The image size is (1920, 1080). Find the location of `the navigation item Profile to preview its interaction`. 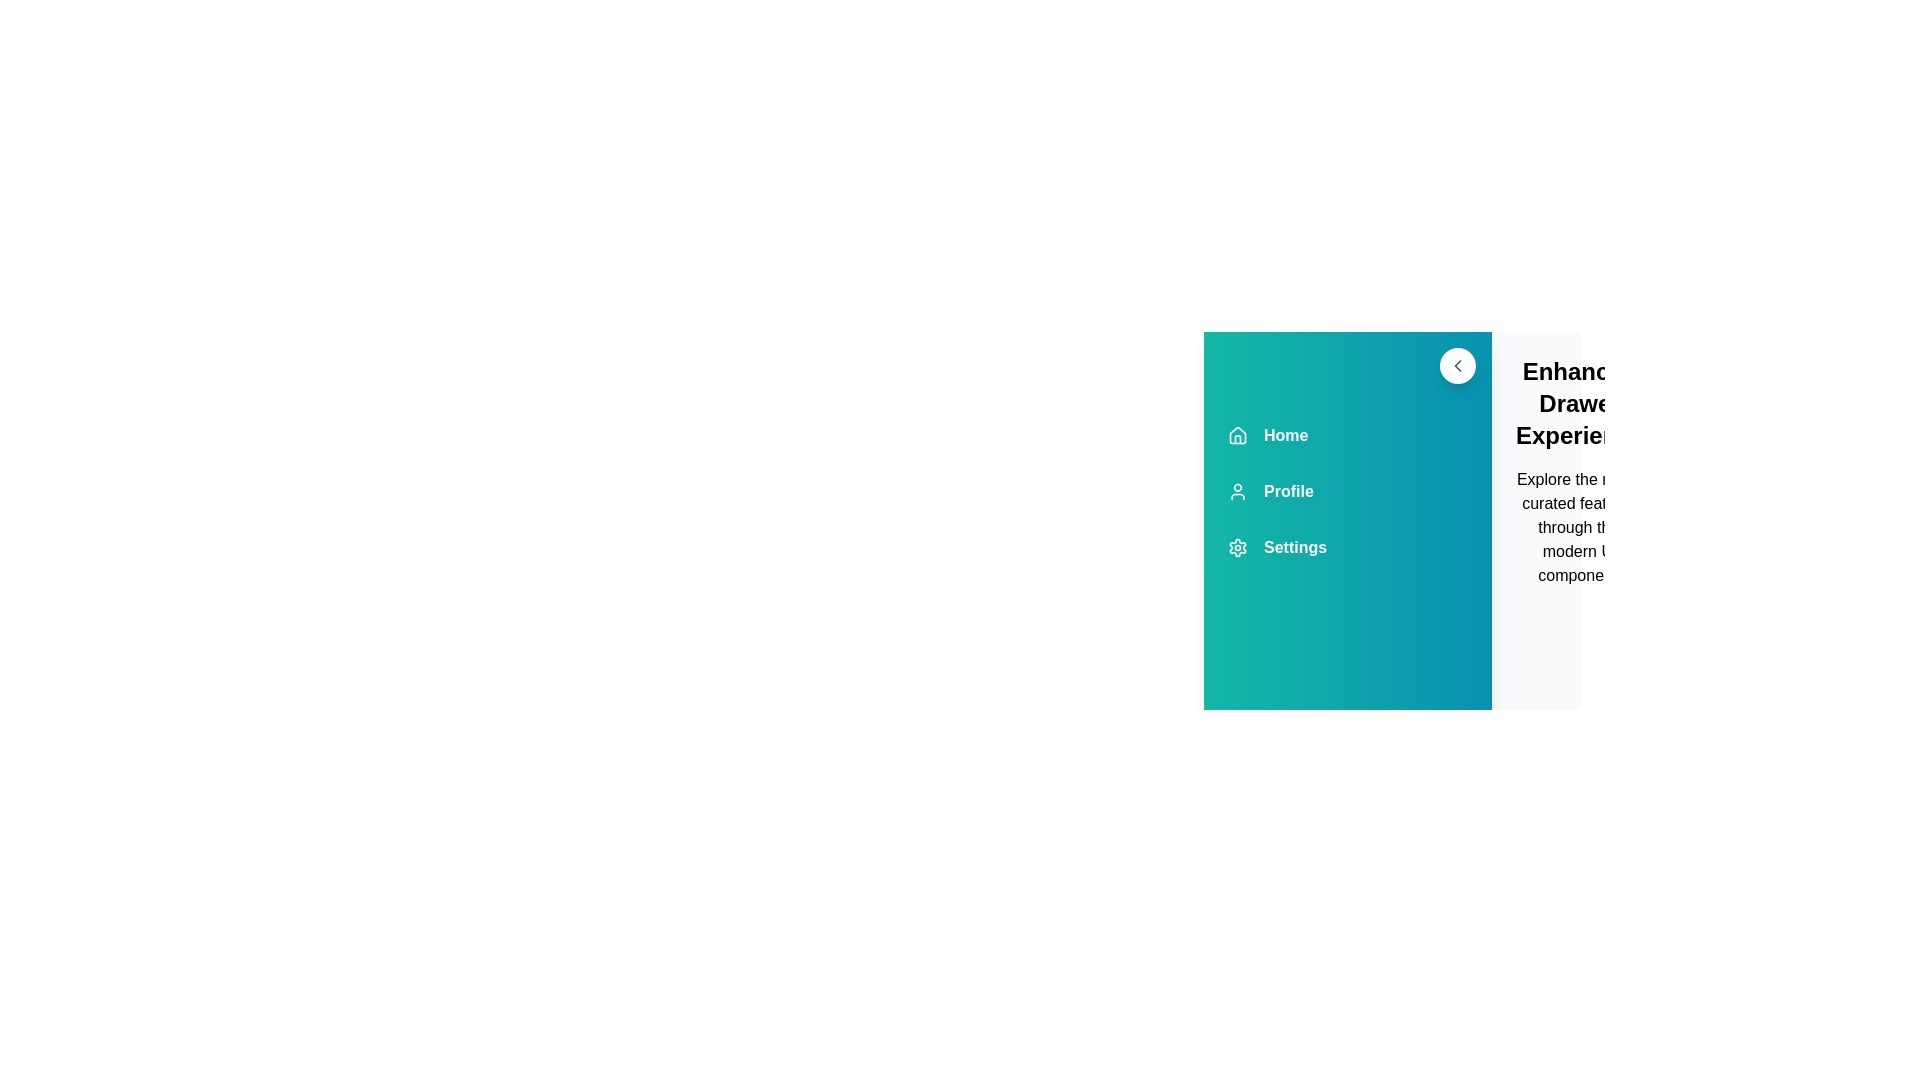

the navigation item Profile to preview its interaction is located at coordinates (1348, 492).